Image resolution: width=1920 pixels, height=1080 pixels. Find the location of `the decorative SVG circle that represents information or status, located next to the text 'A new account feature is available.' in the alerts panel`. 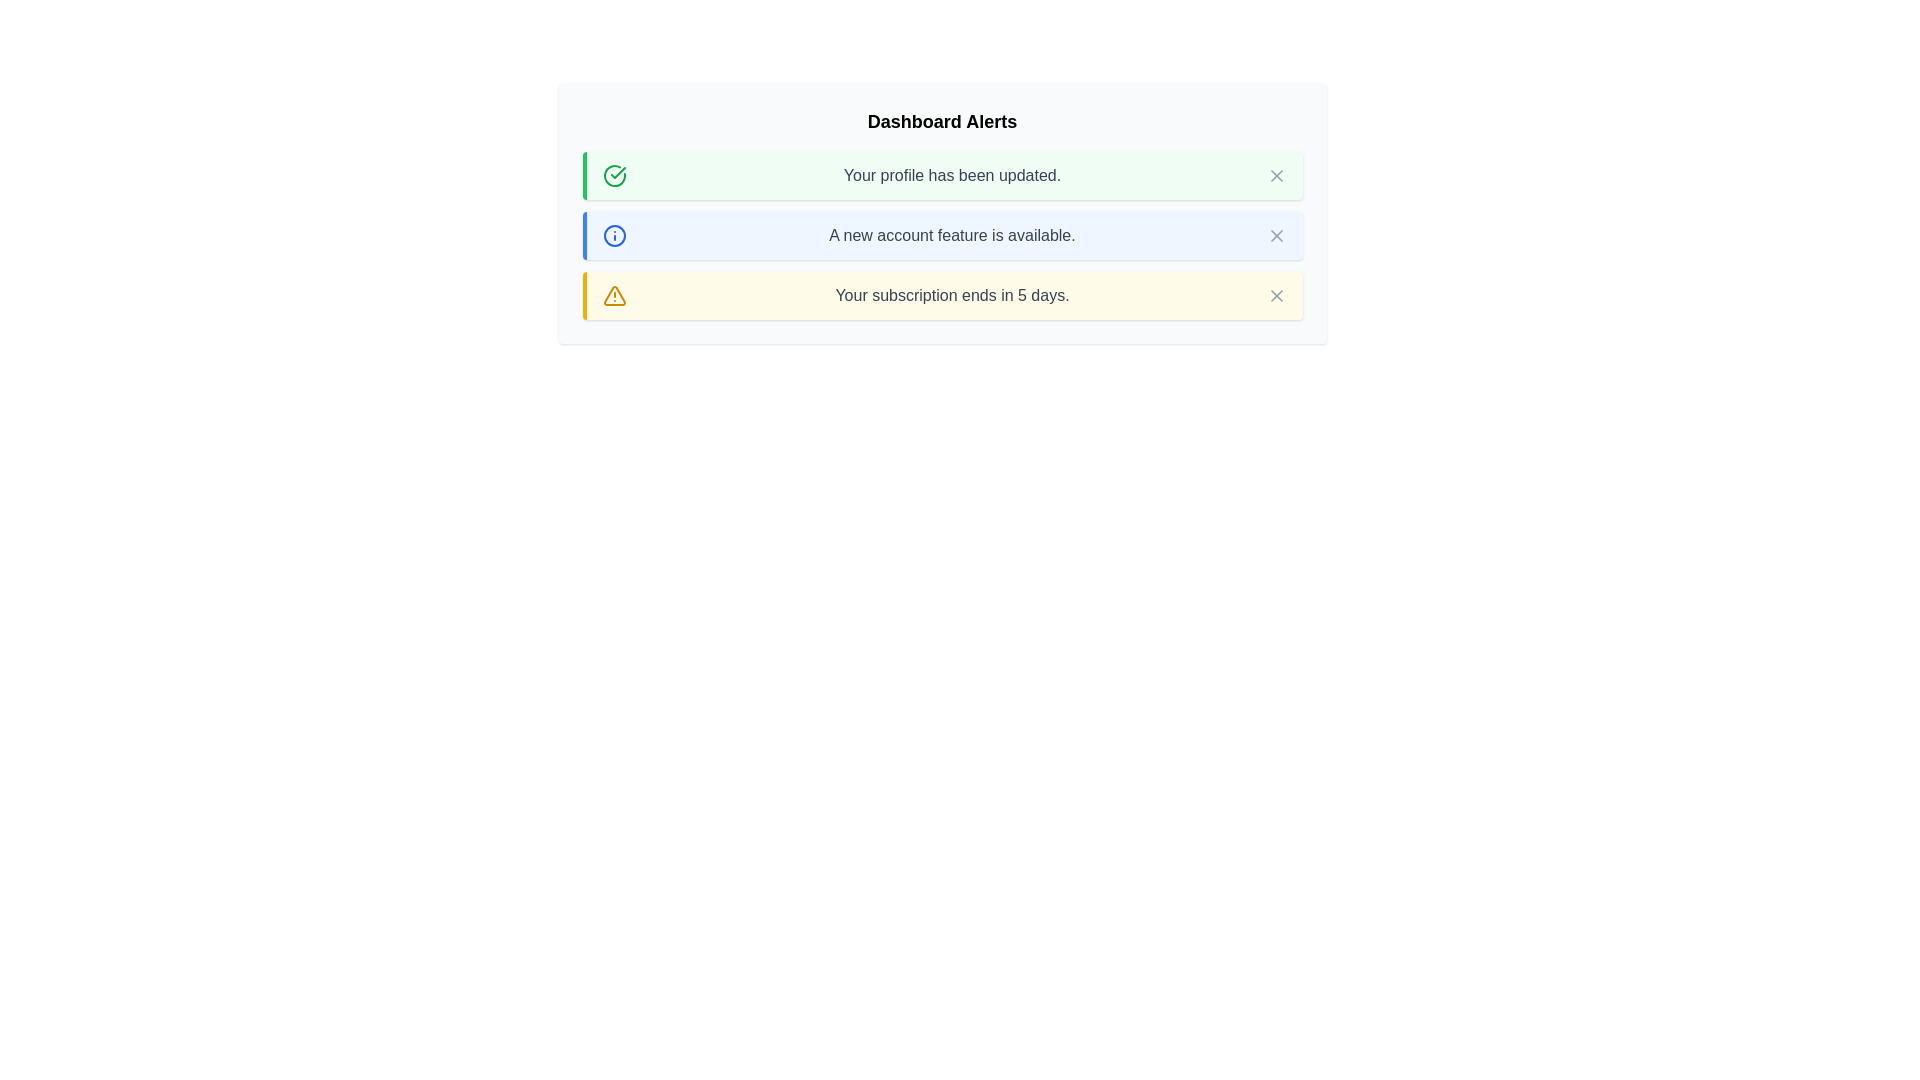

the decorative SVG circle that represents information or status, located next to the text 'A new account feature is available.' in the alerts panel is located at coordinates (613, 234).